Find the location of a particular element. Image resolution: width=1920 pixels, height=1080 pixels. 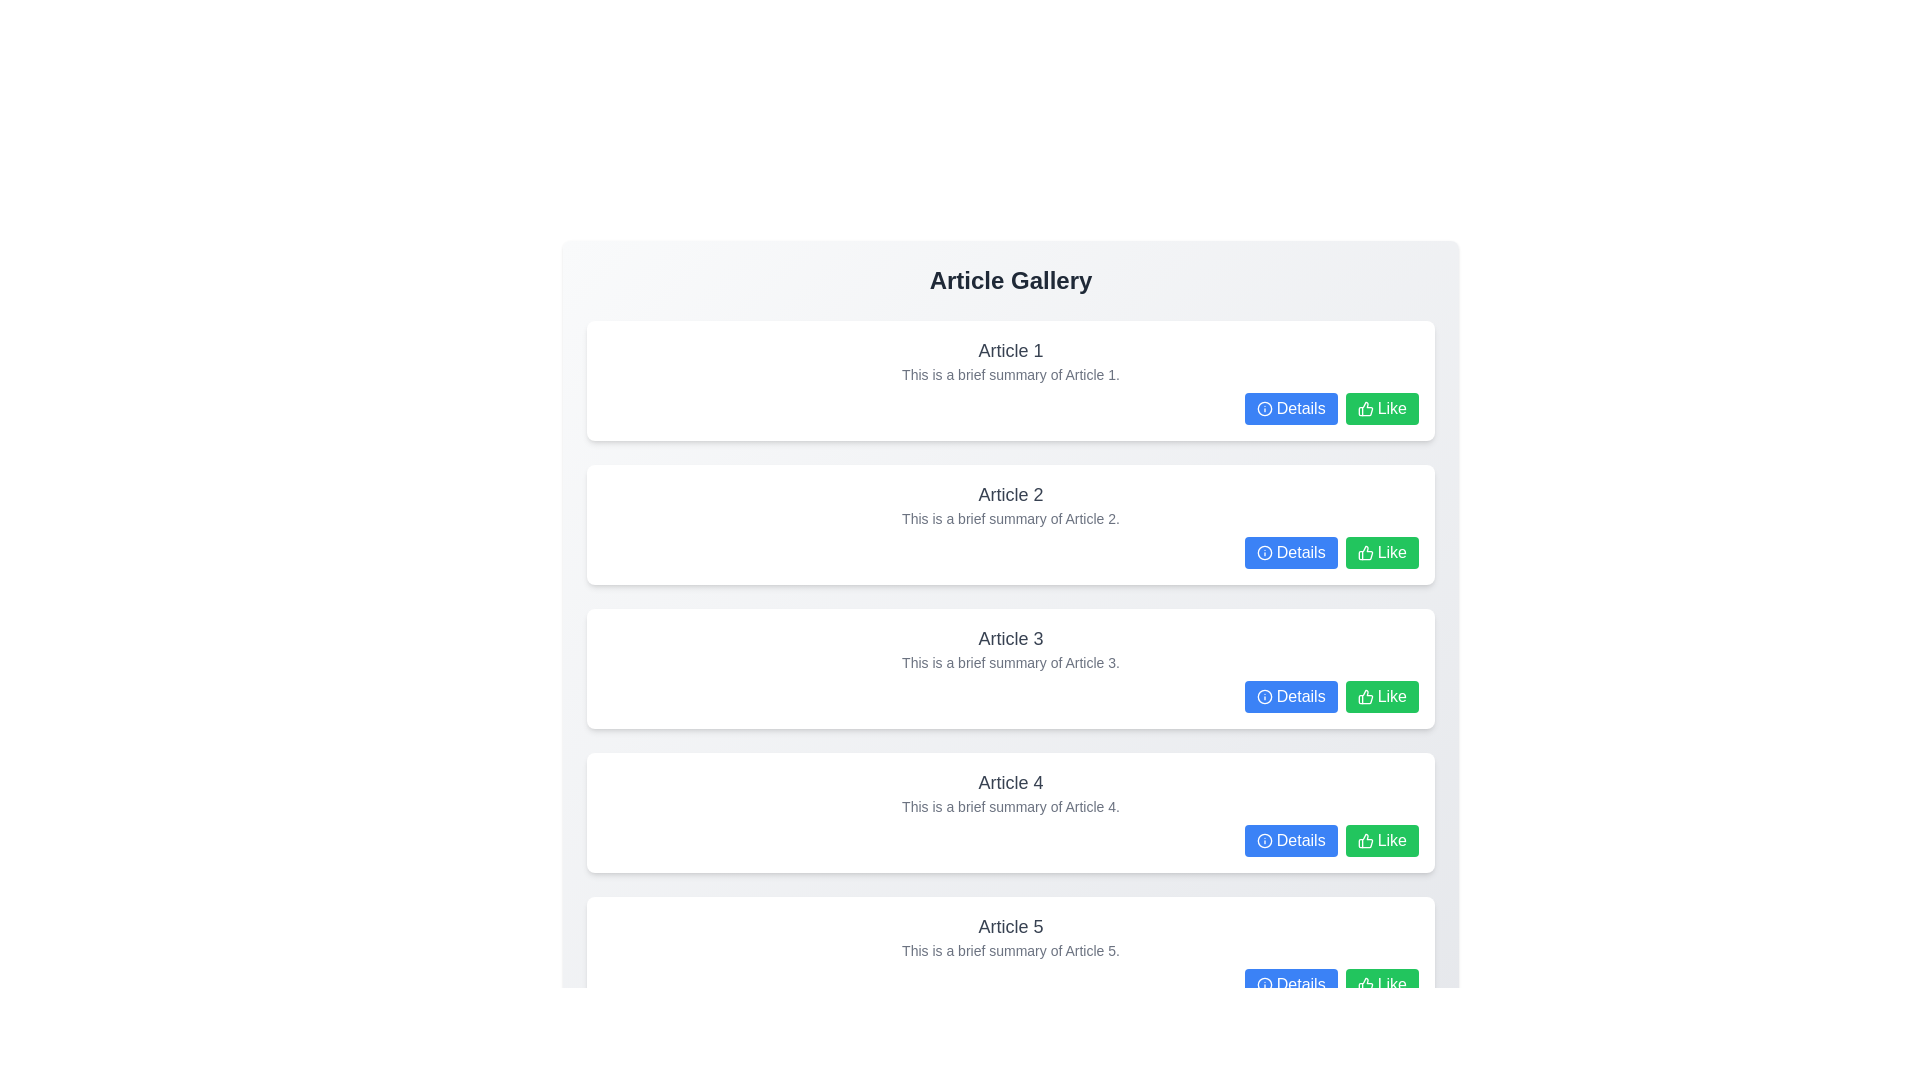

the blue 'Details' button with rounded corners, which features a white 'info' icon and white text is located at coordinates (1291, 983).